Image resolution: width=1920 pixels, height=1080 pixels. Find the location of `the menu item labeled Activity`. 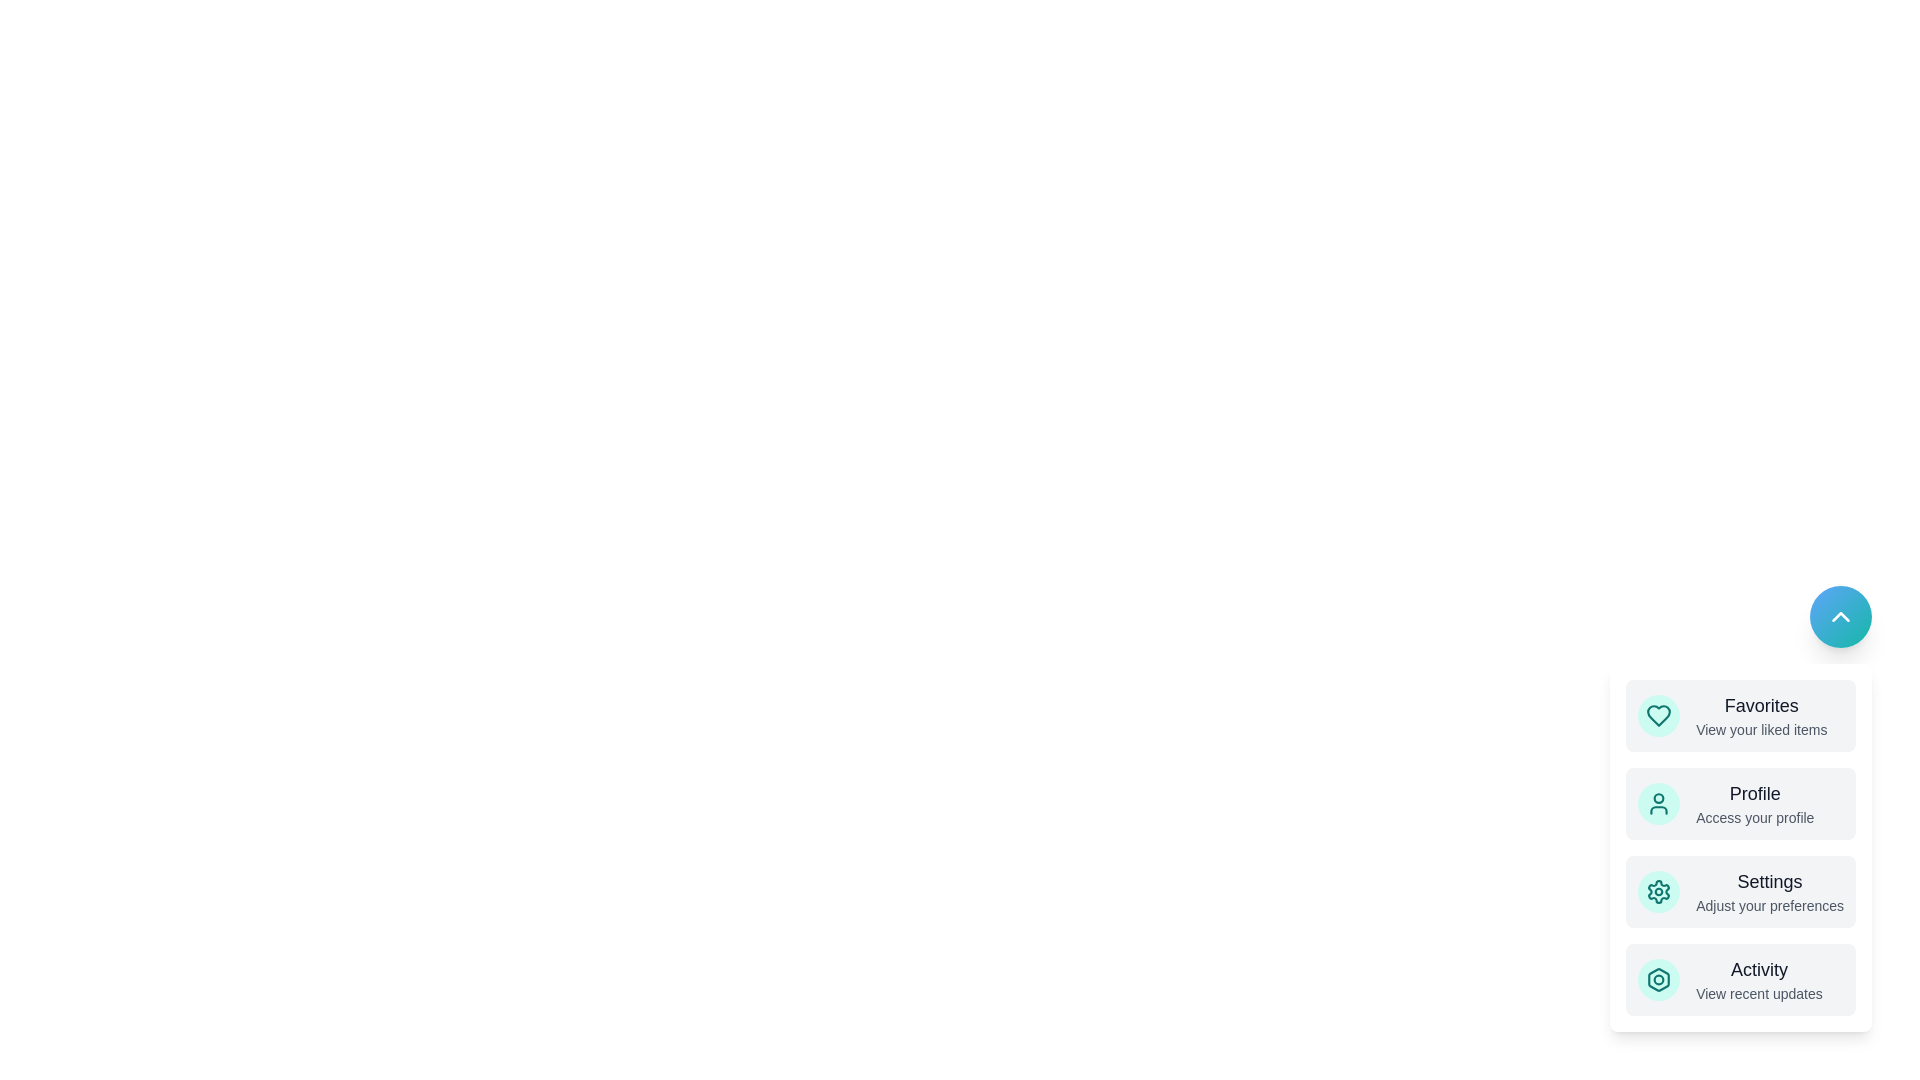

the menu item labeled Activity is located at coordinates (1740, 978).